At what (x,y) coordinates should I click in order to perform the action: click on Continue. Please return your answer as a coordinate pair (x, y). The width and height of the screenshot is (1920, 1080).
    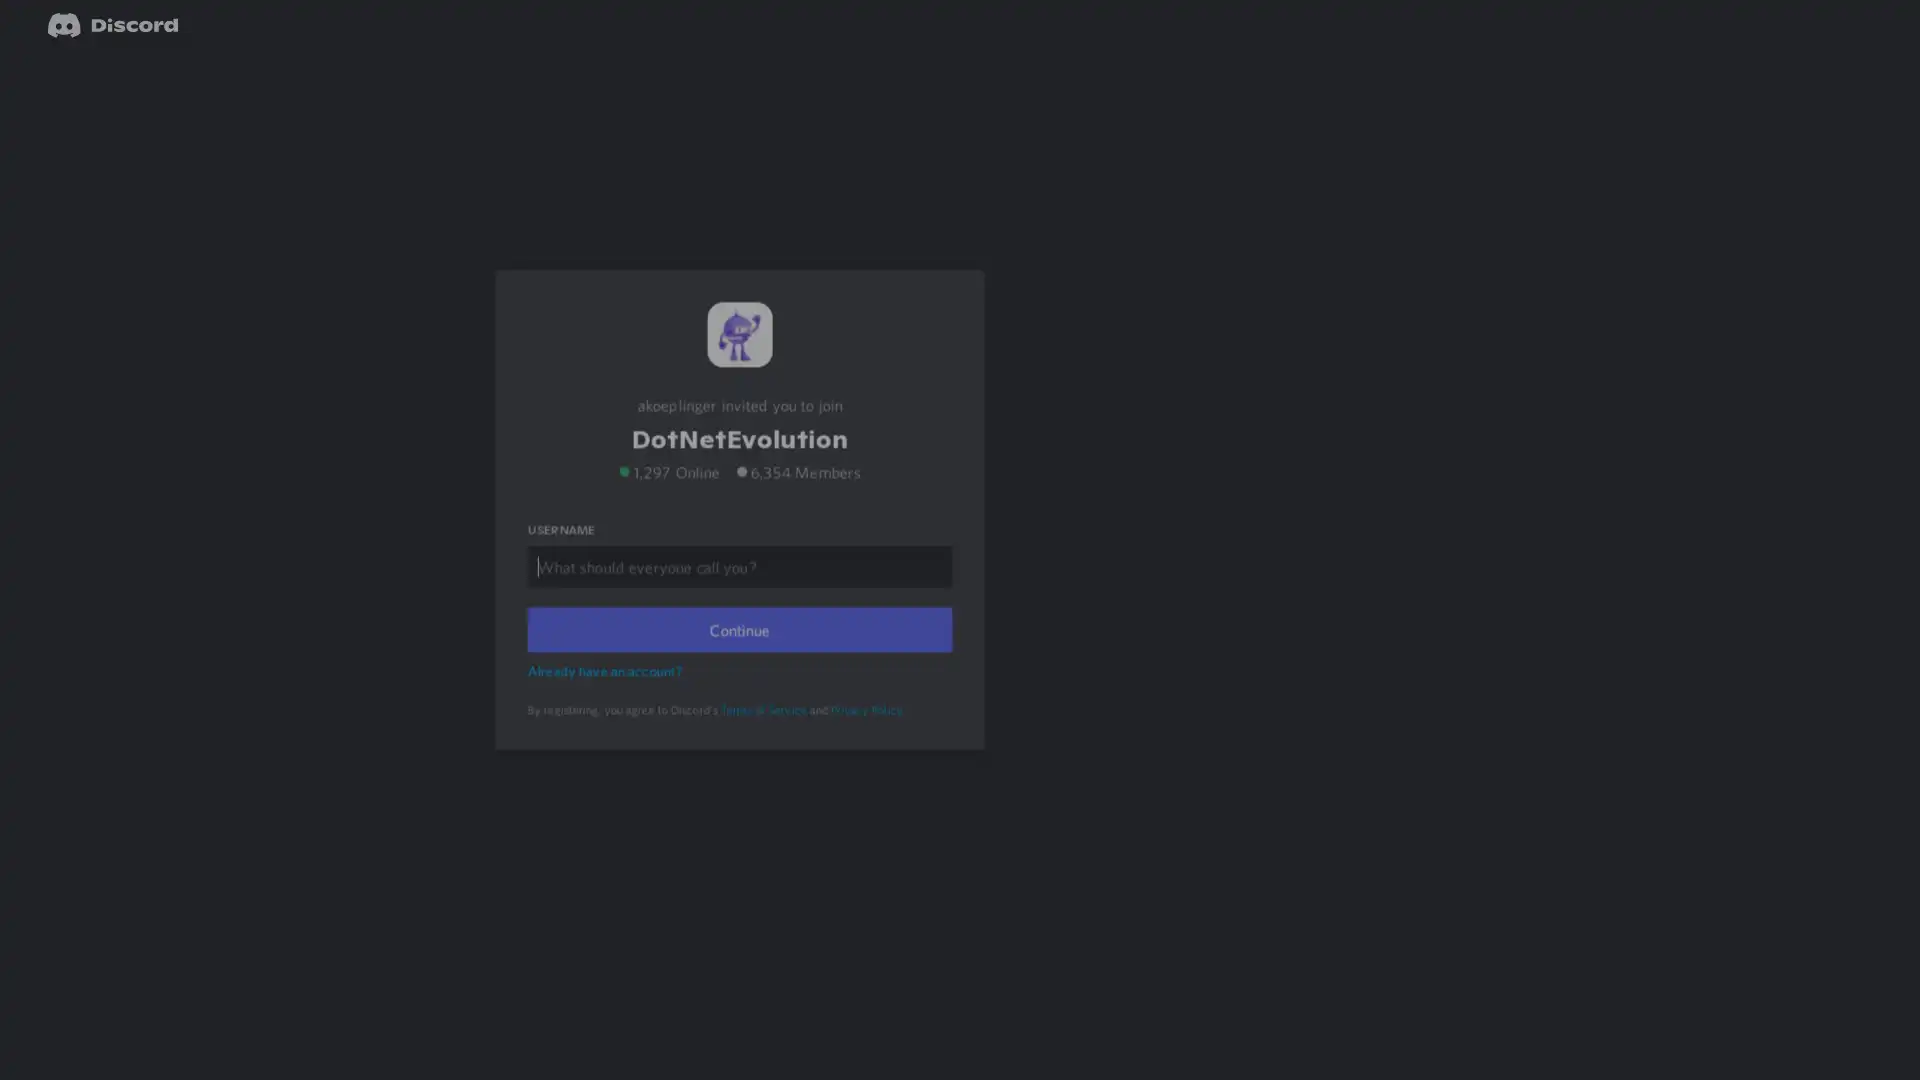
    Looking at the image, I should click on (738, 656).